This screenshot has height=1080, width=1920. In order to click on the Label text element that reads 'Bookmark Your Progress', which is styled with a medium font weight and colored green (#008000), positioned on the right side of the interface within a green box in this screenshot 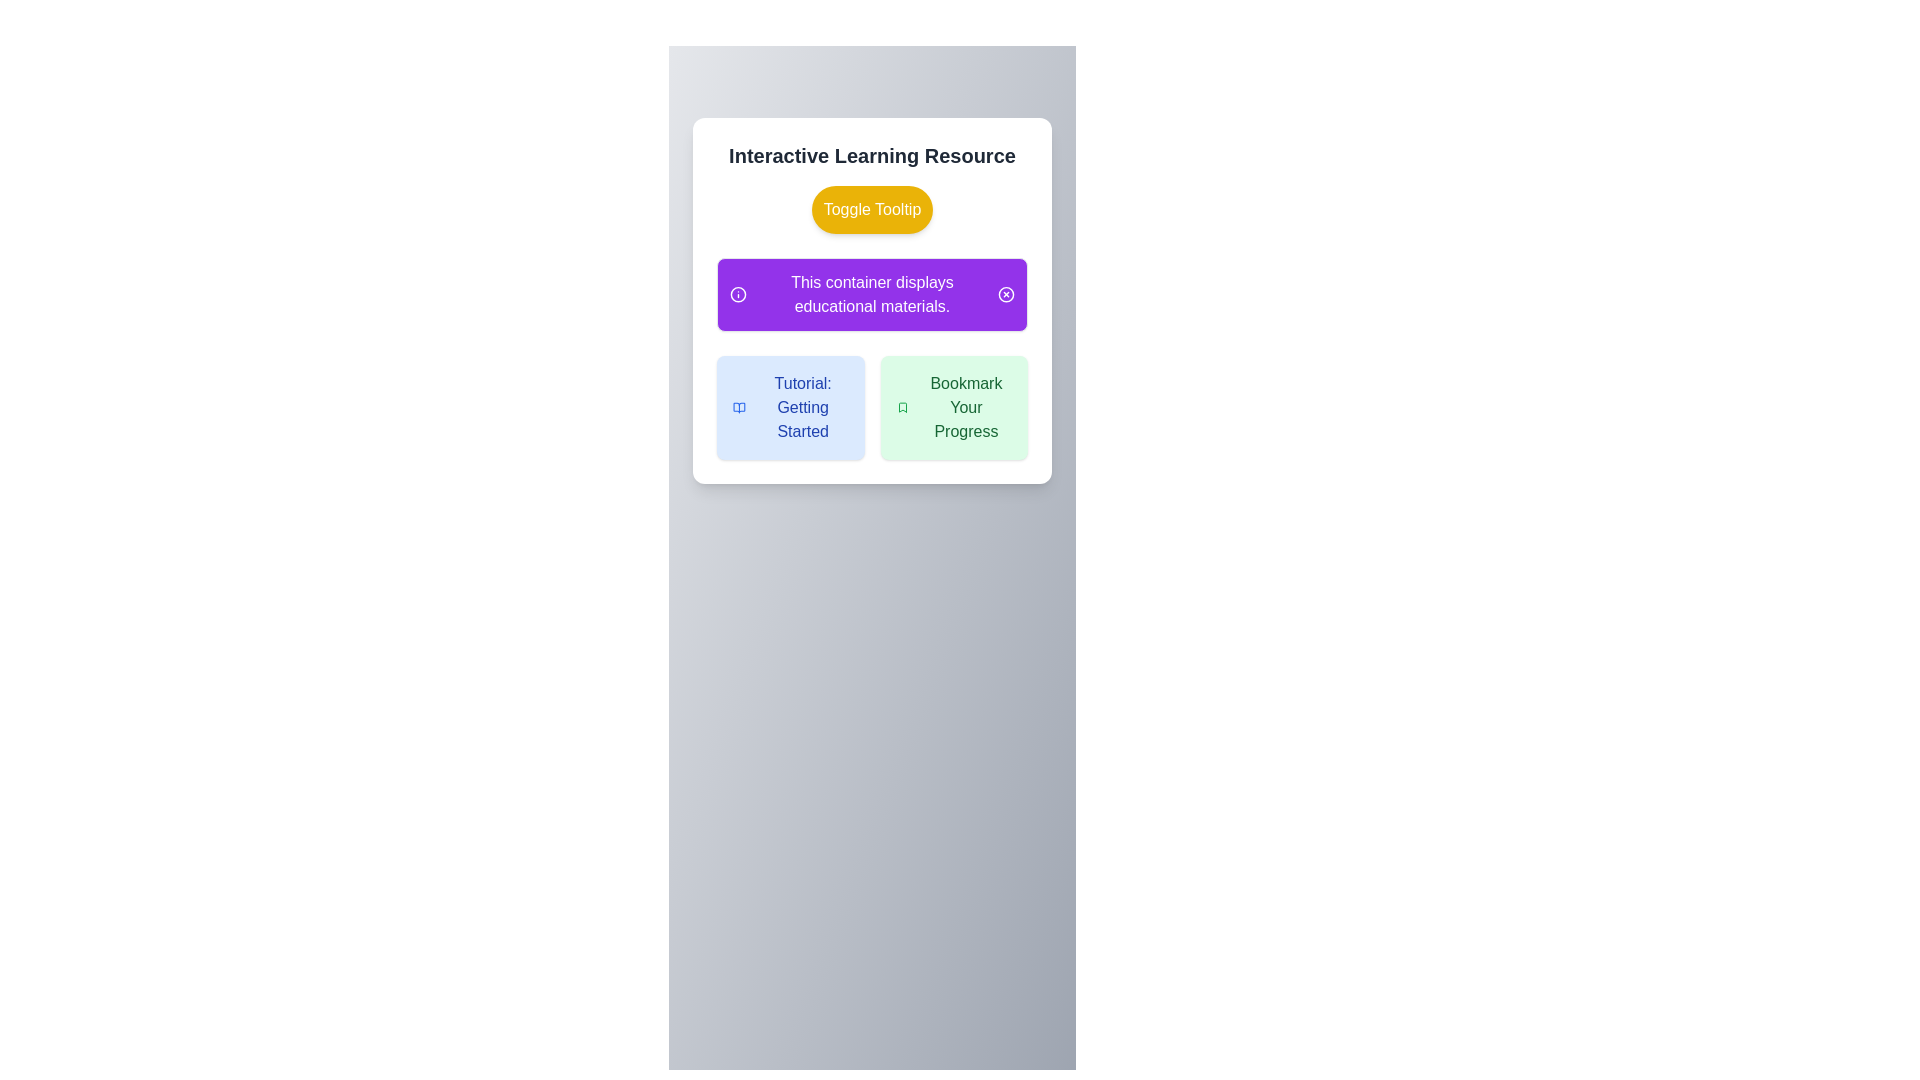, I will do `click(966, 407)`.